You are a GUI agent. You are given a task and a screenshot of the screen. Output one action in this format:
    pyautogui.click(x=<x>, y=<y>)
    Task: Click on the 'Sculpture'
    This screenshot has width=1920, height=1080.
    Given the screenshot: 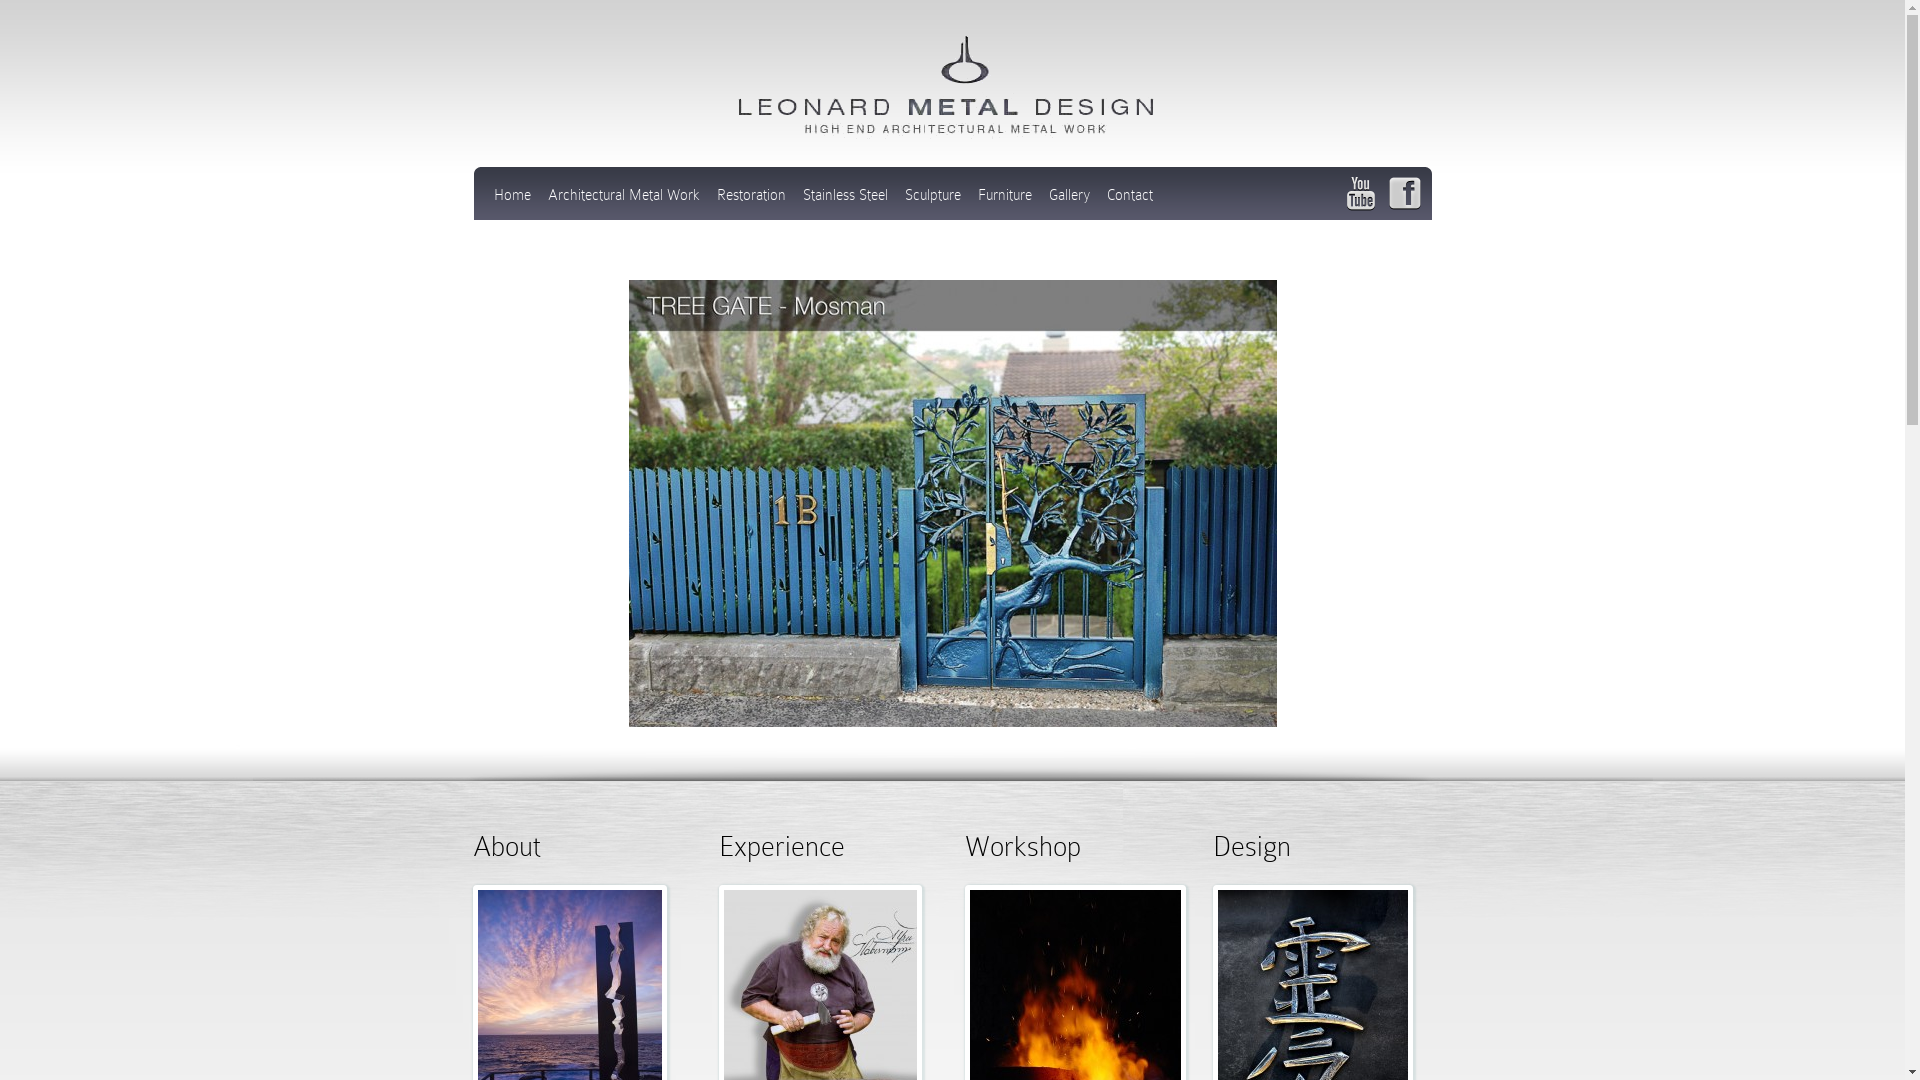 What is the action you would take?
    pyautogui.click(x=930, y=201)
    